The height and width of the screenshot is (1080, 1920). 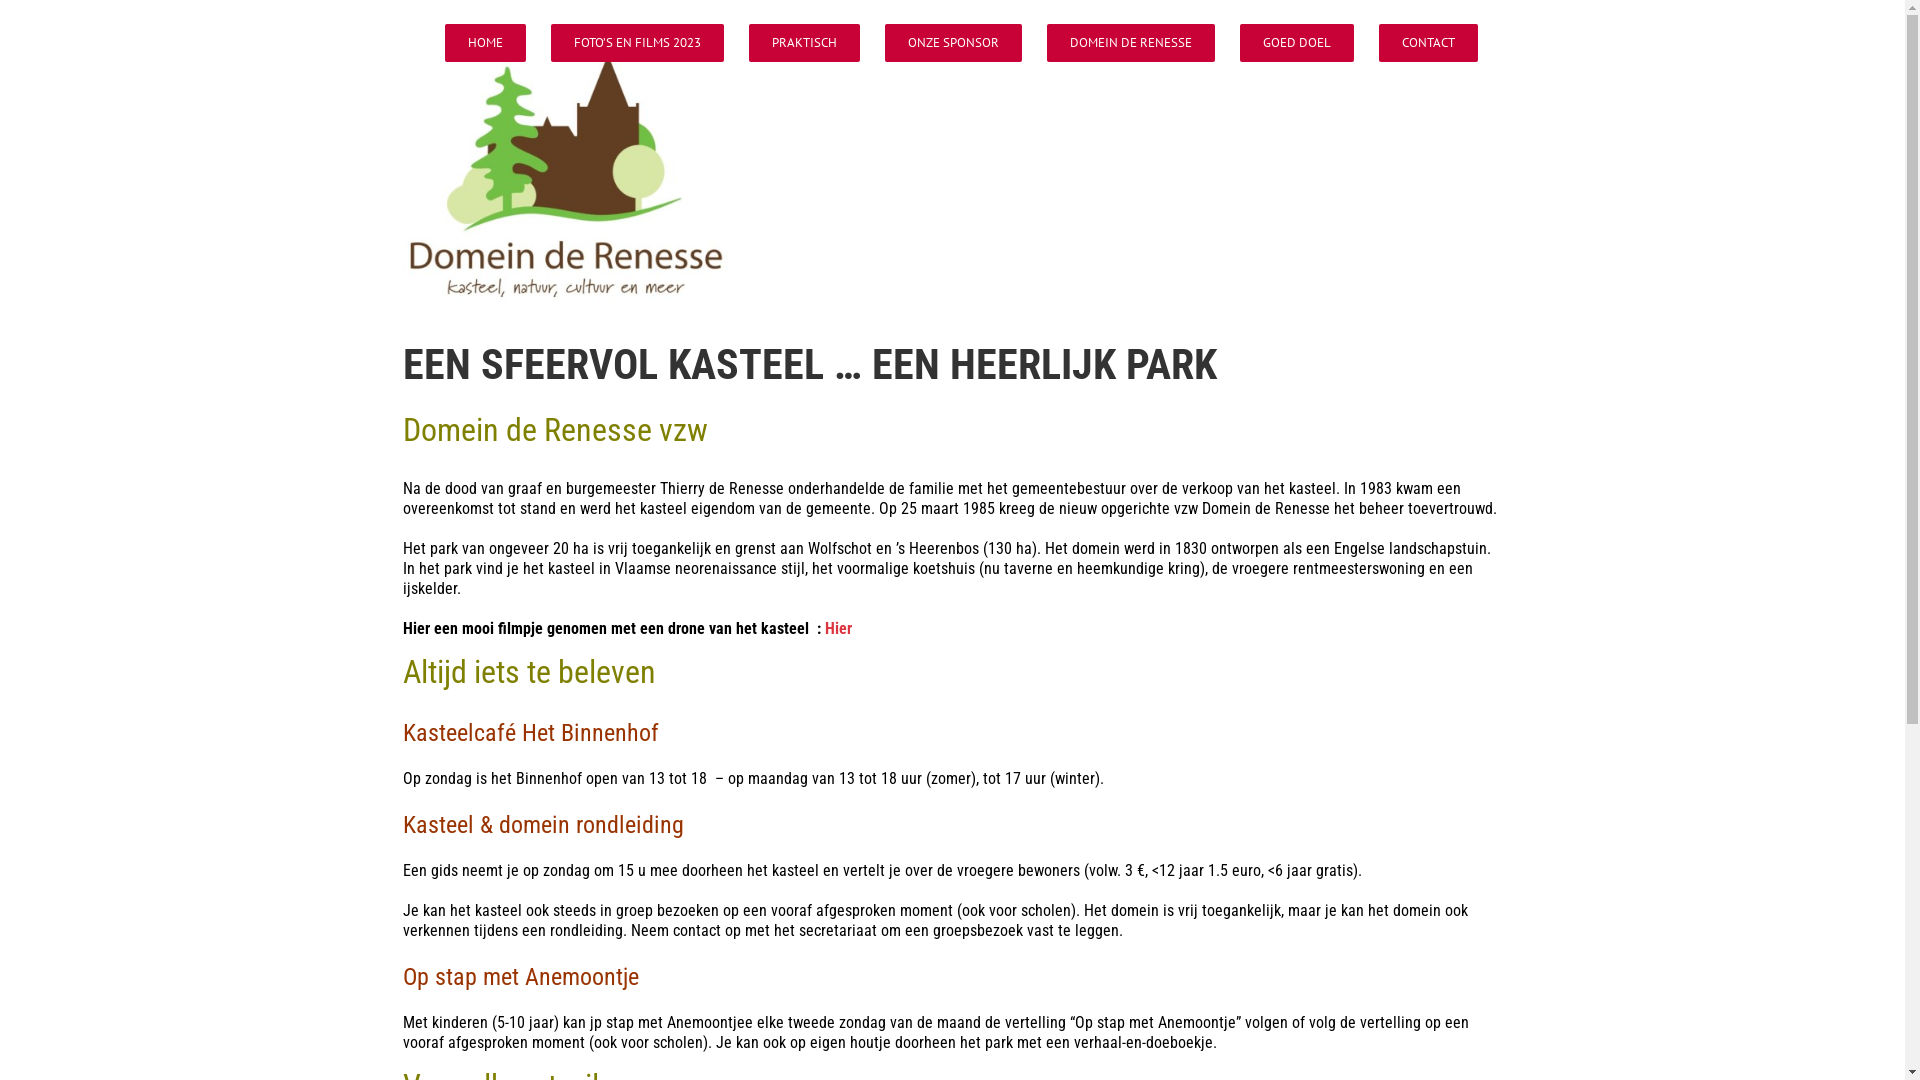 I want to click on 'DOMEIN DE RENESSE', so click(x=1129, y=42).